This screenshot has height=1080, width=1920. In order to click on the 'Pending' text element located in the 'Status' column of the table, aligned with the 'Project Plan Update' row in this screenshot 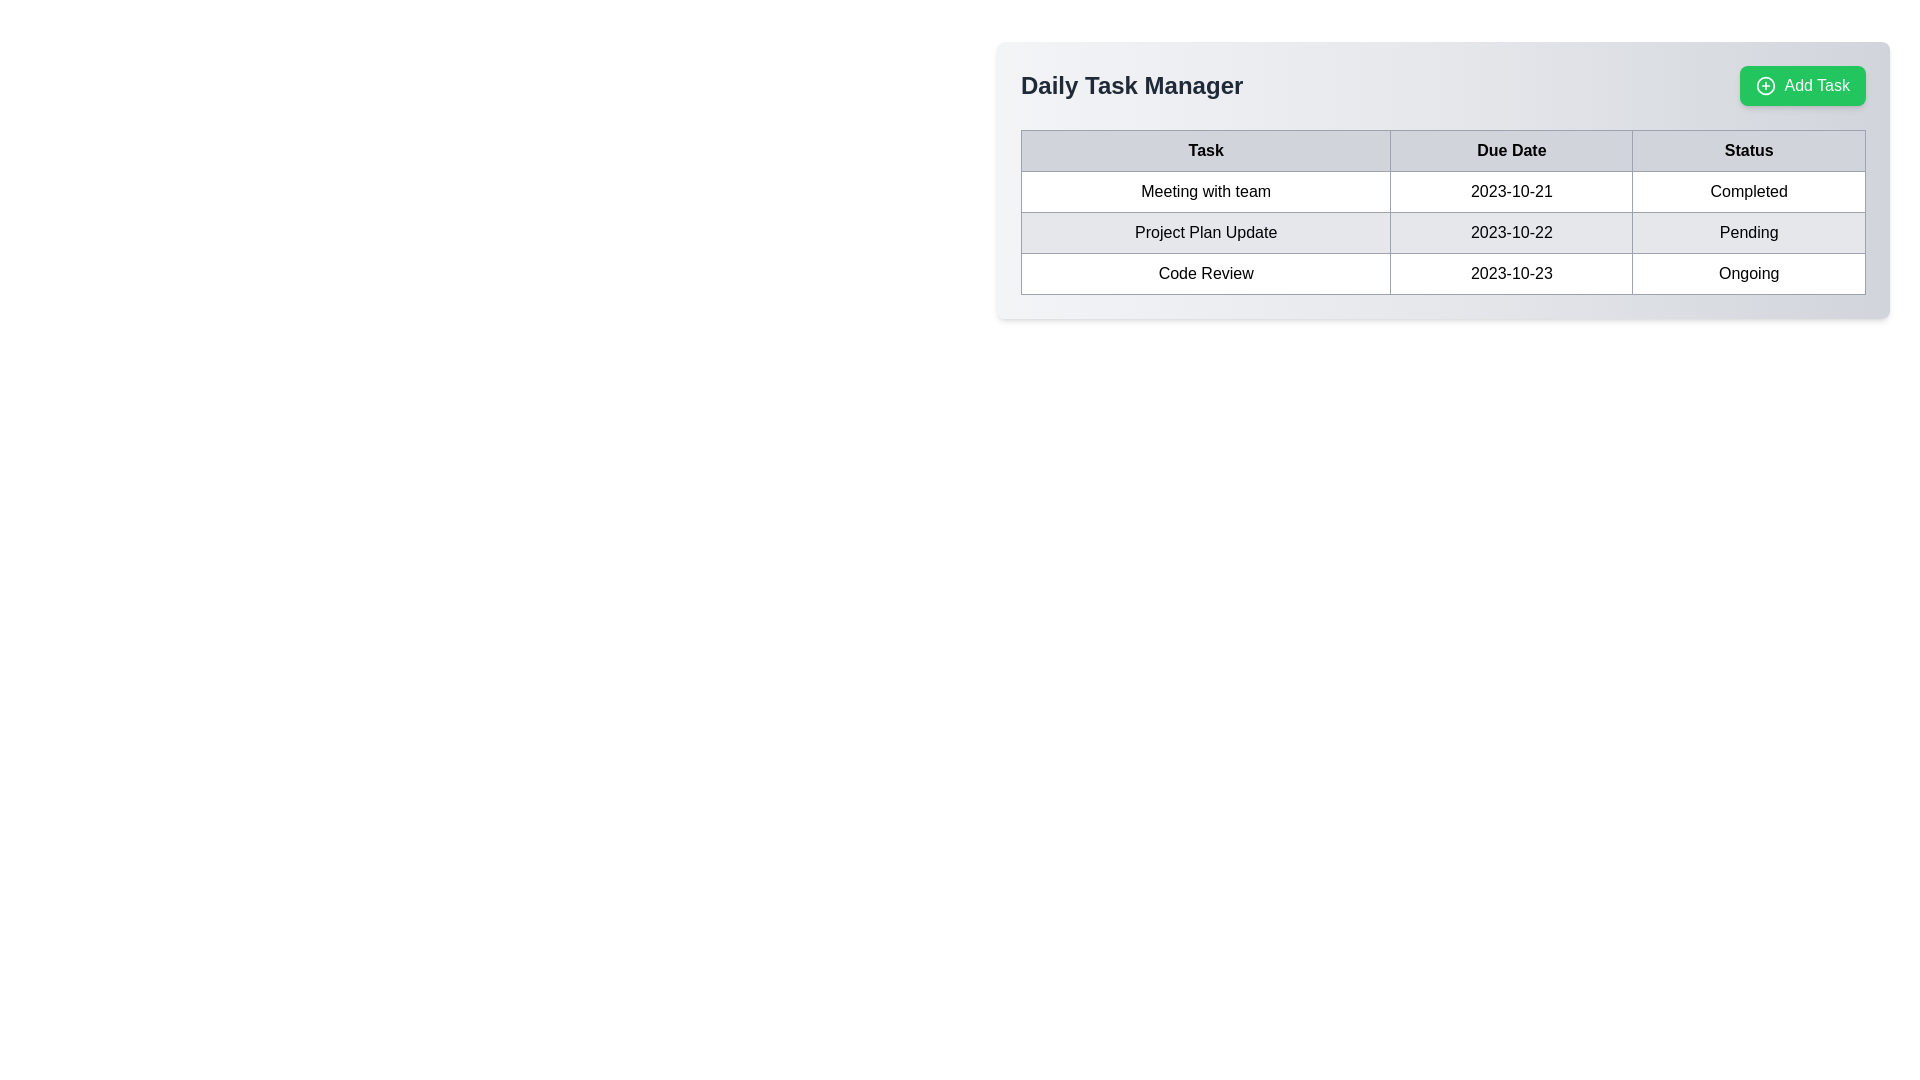, I will do `click(1748, 231)`.